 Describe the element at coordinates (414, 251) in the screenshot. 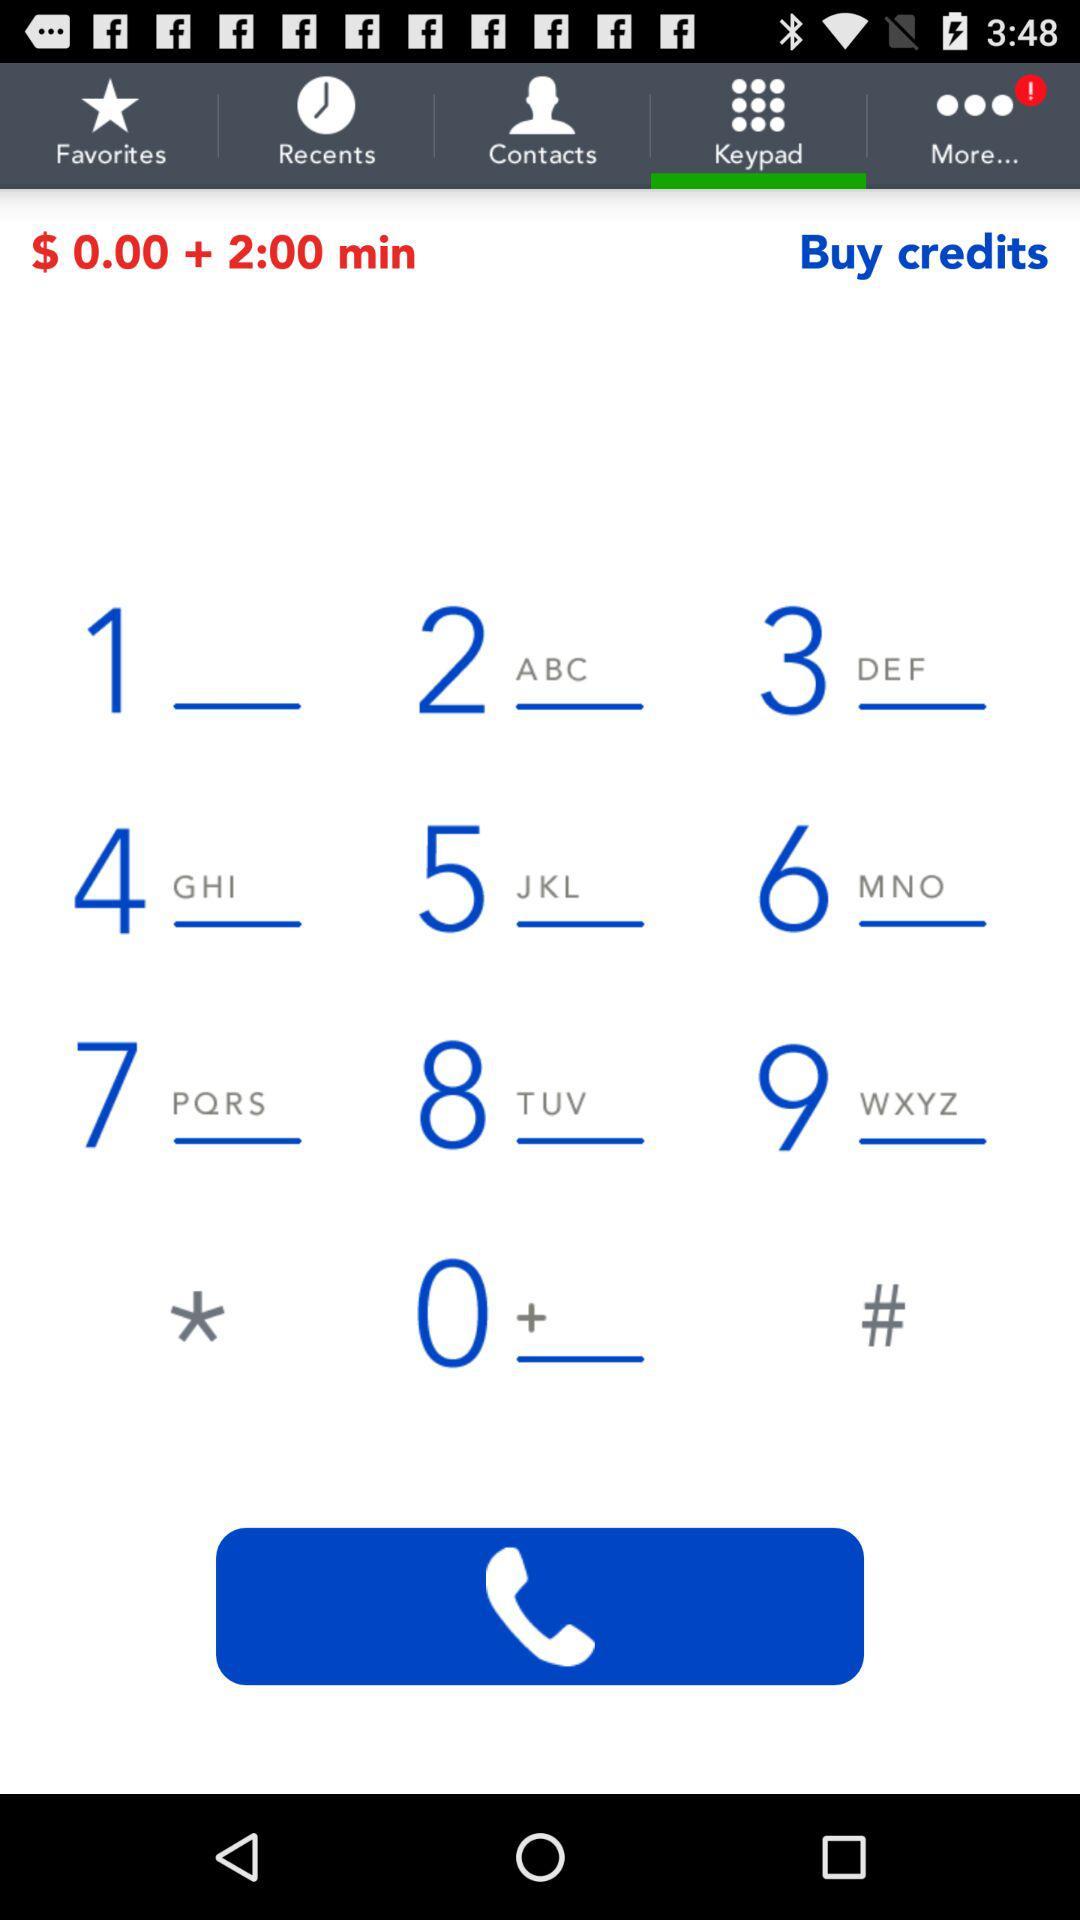

I see `the item to the left of buy credits` at that location.